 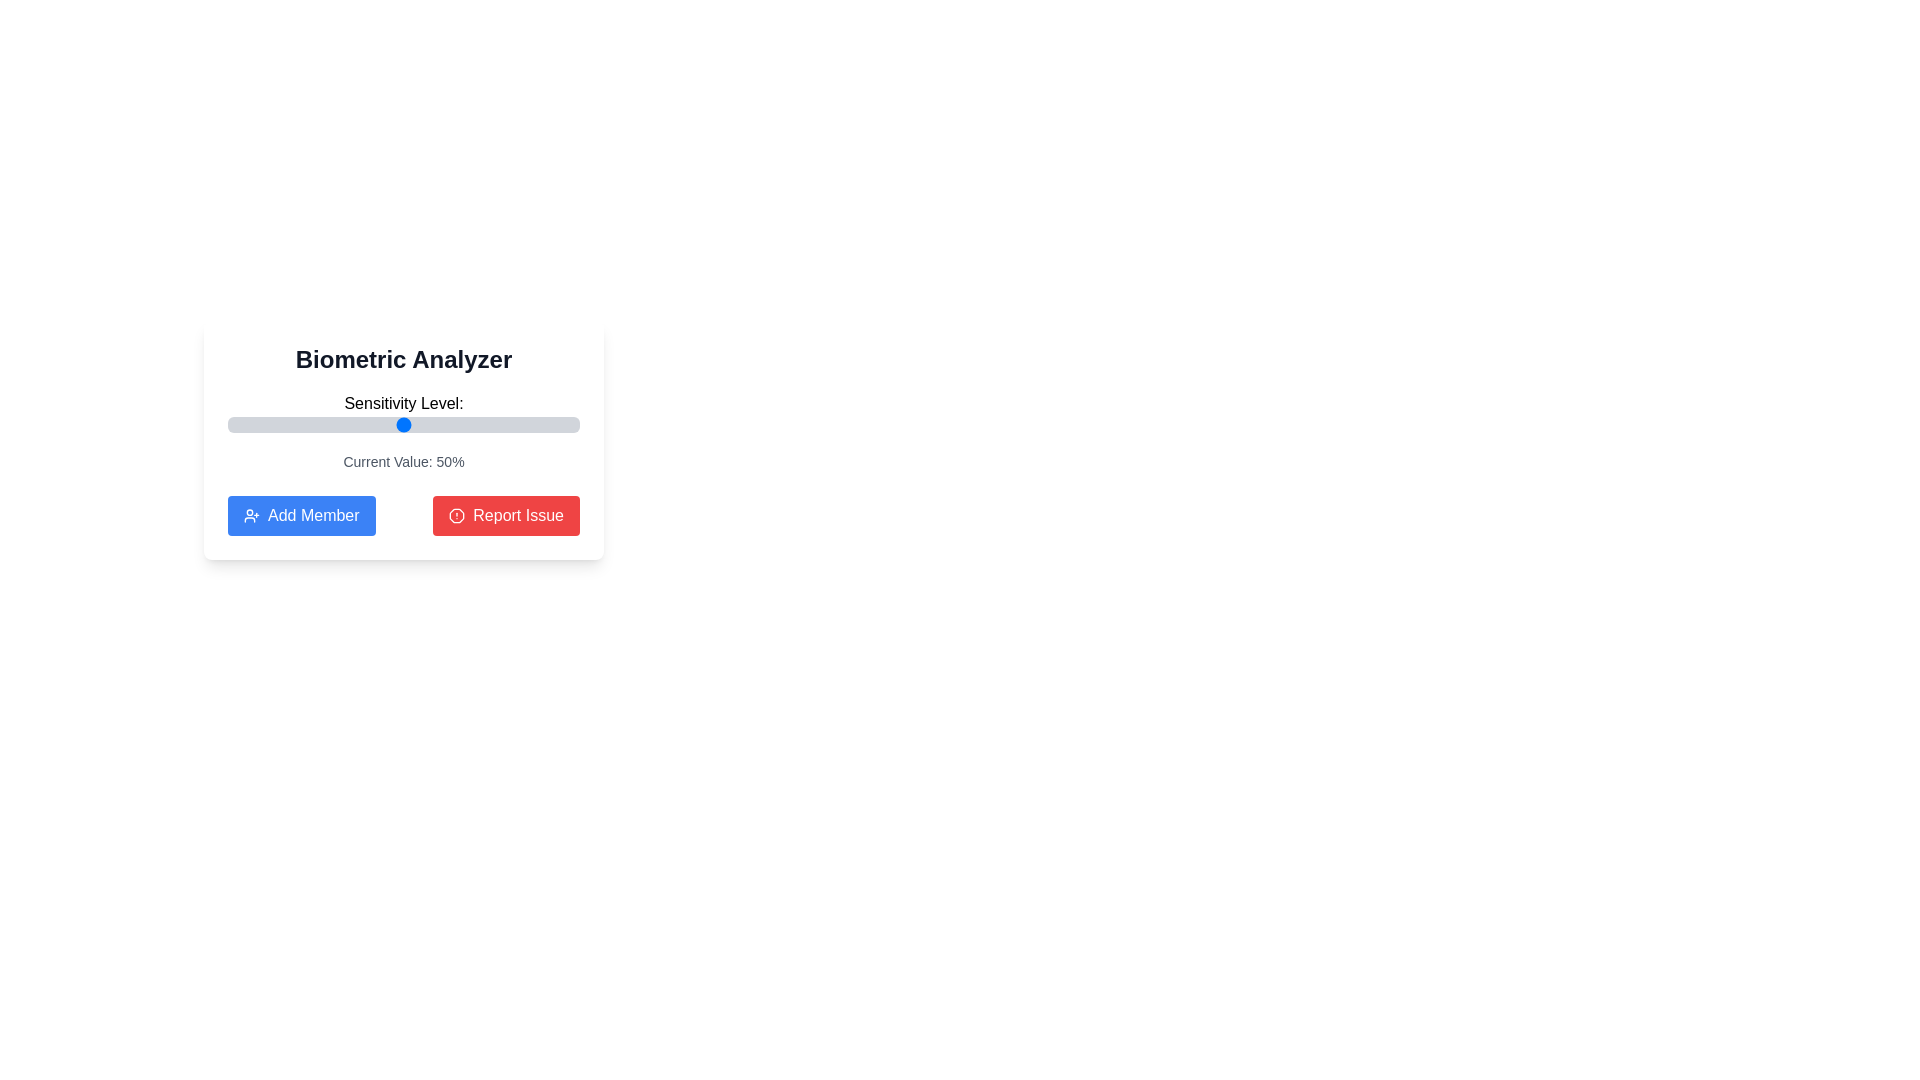 I want to click on the sensitivity level, so click(x=481, y=423).